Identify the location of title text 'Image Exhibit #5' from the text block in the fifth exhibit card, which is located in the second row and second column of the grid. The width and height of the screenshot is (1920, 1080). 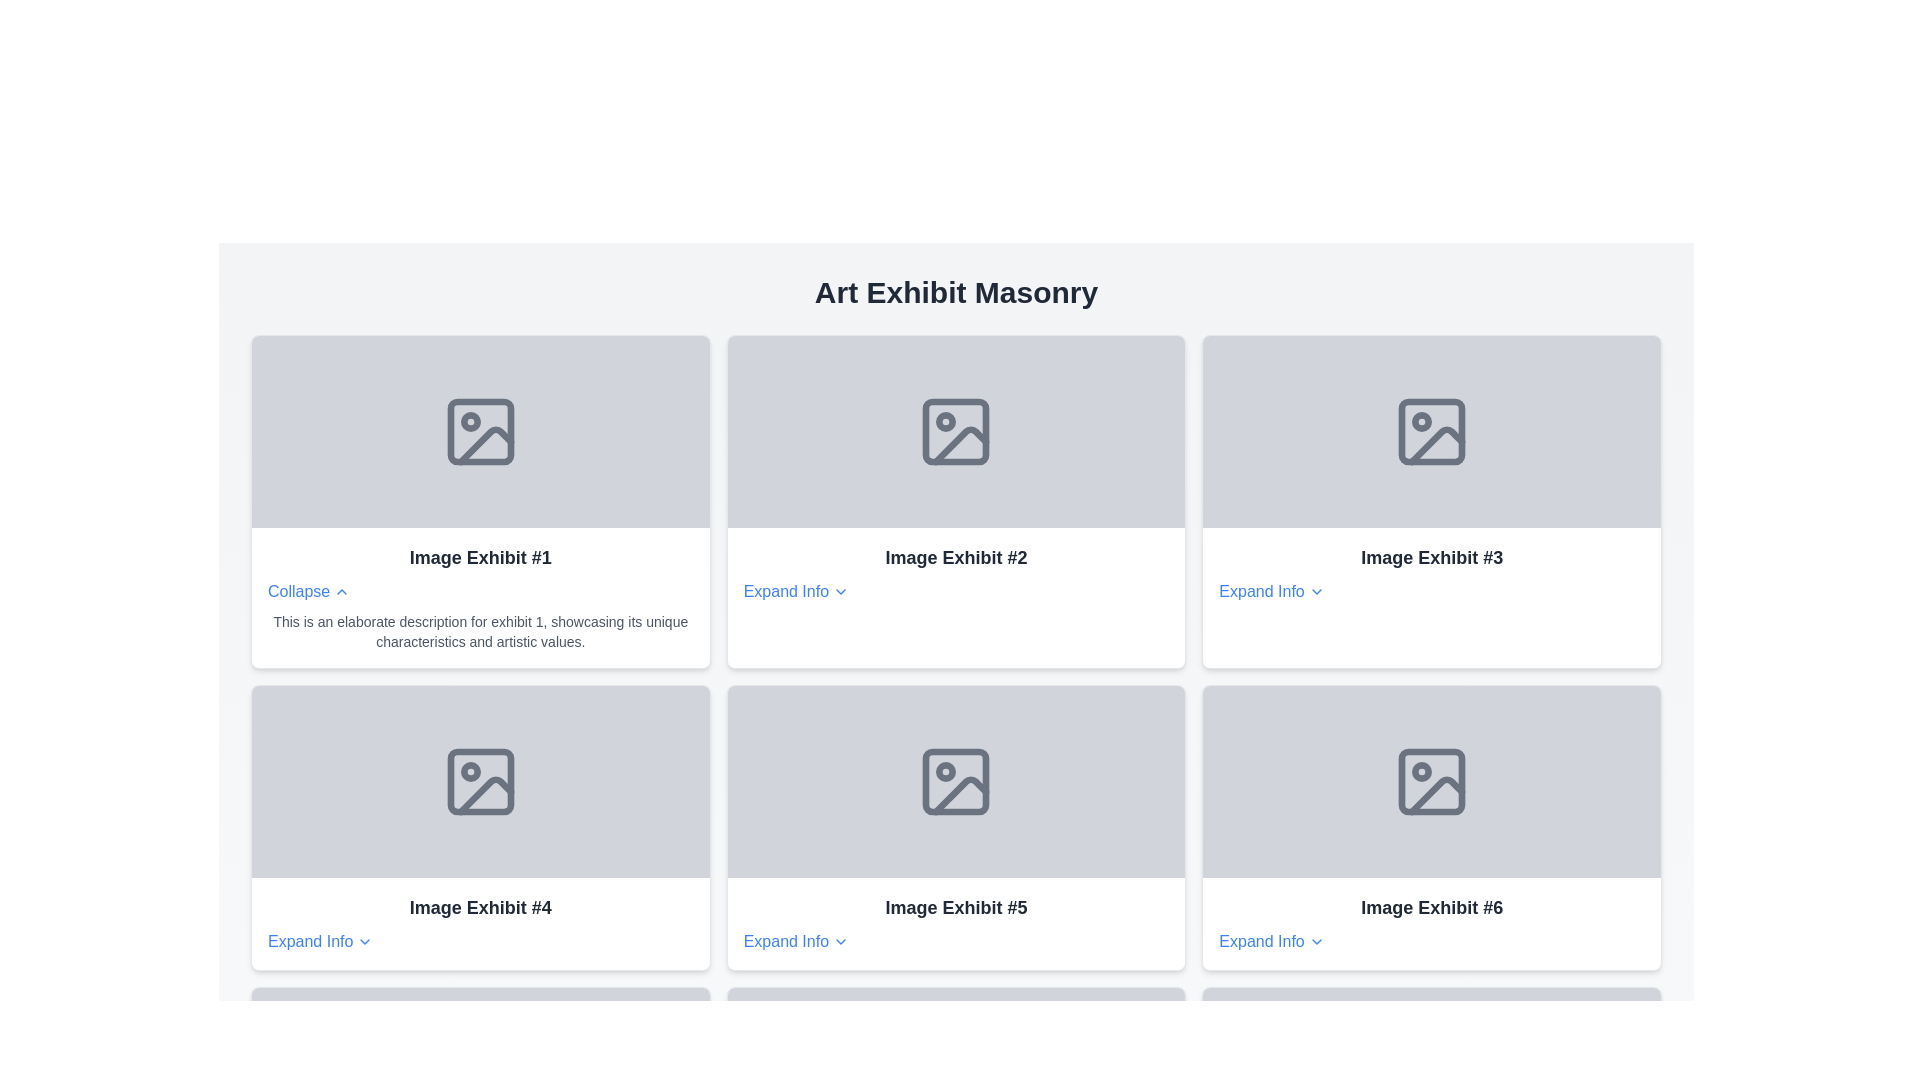
(955, 924).